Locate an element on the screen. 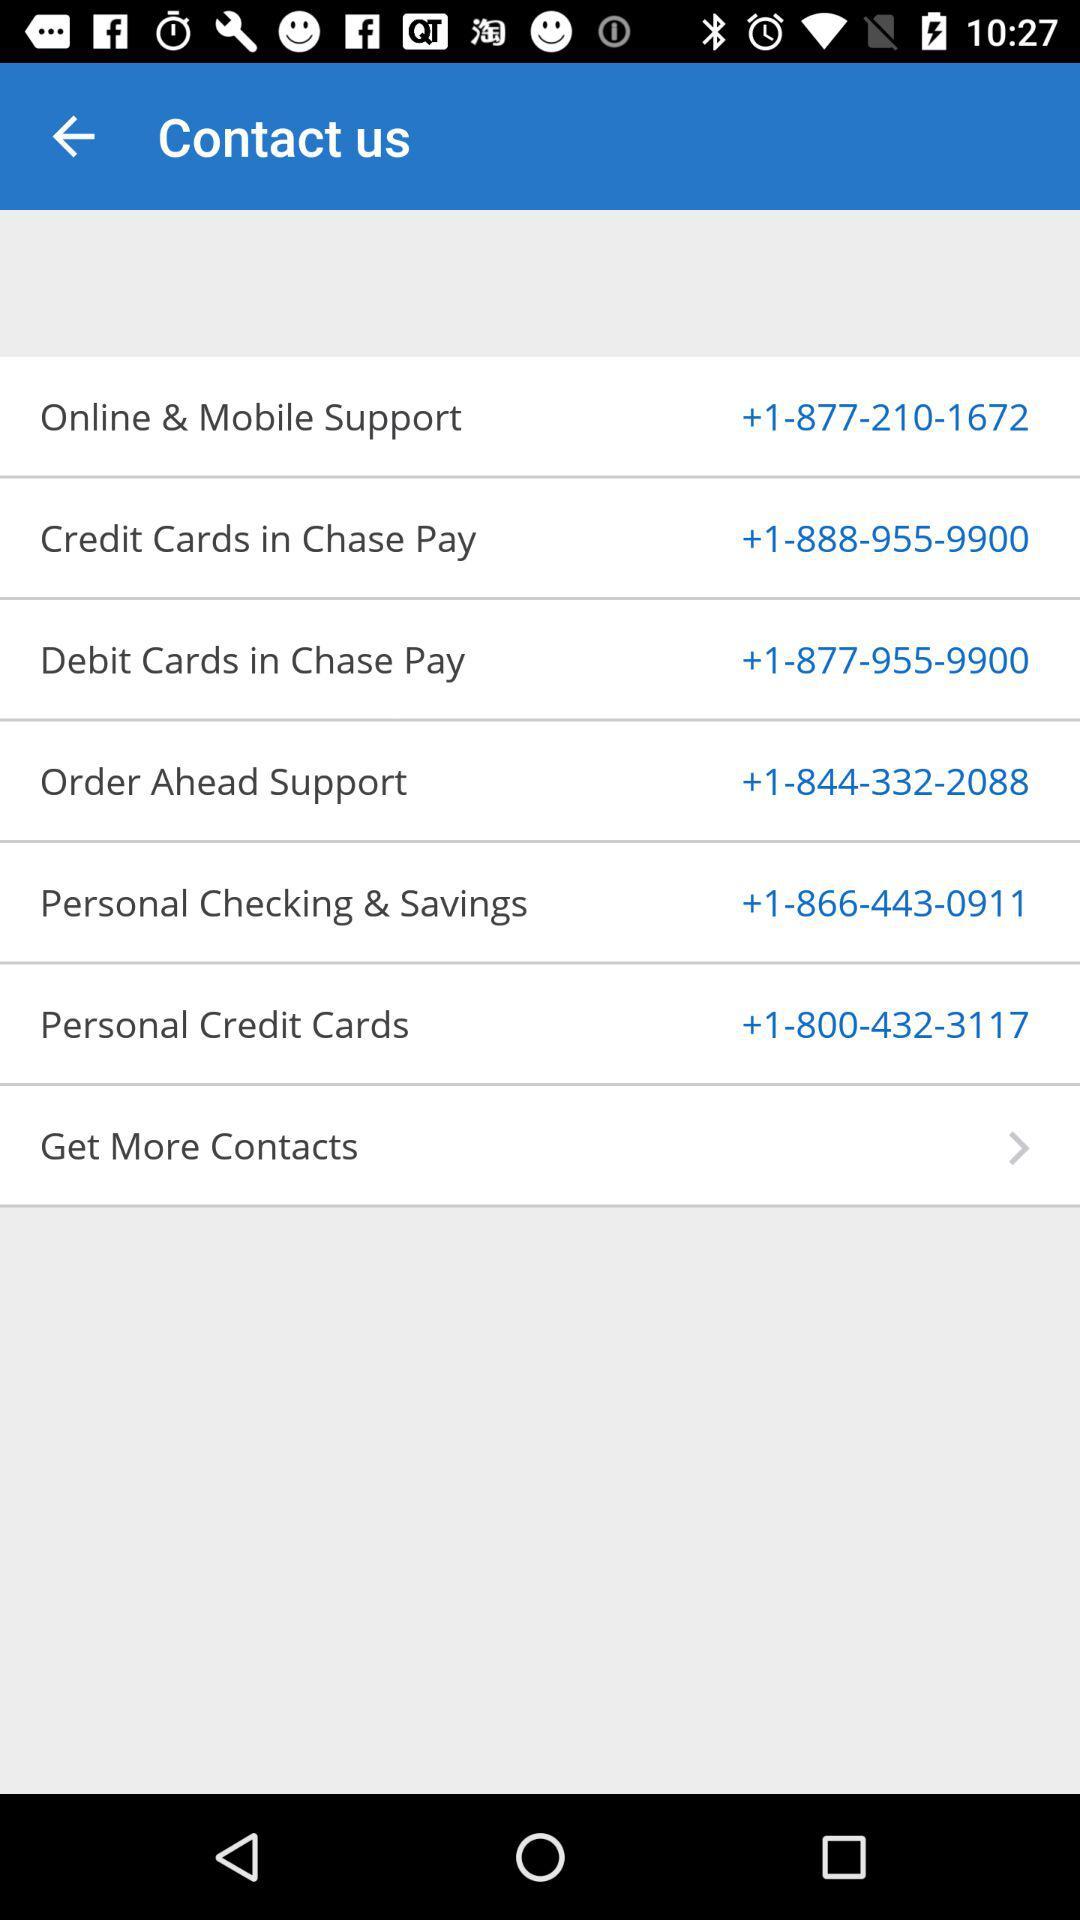 Image resolution: width=1080 pixels, height=1920 pixels. app to the left of the contact us item is located at coordinates (72, 135).